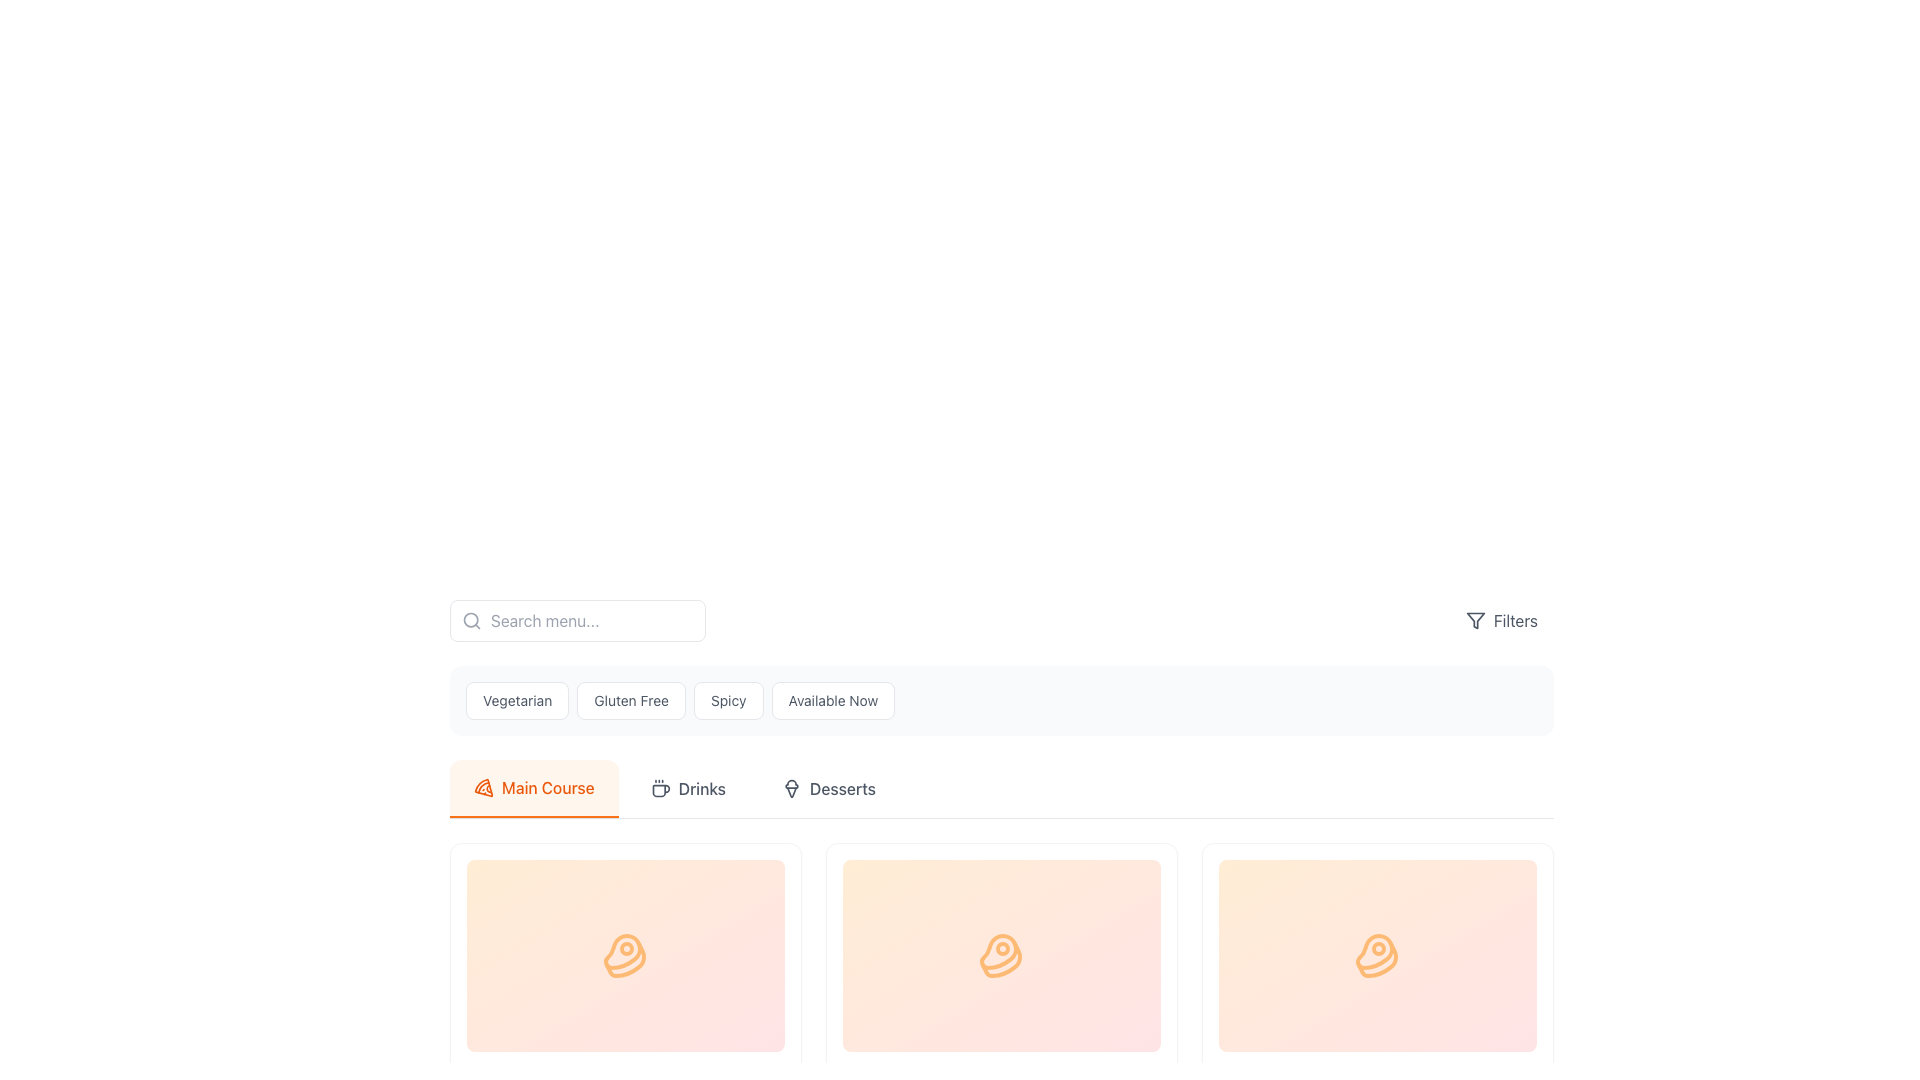  Describe the element at coordinates (630, 700) in the screenshot. I see `the 'Gluten Free' button, which is the second button from the left in the group of filter buttons` at that location.